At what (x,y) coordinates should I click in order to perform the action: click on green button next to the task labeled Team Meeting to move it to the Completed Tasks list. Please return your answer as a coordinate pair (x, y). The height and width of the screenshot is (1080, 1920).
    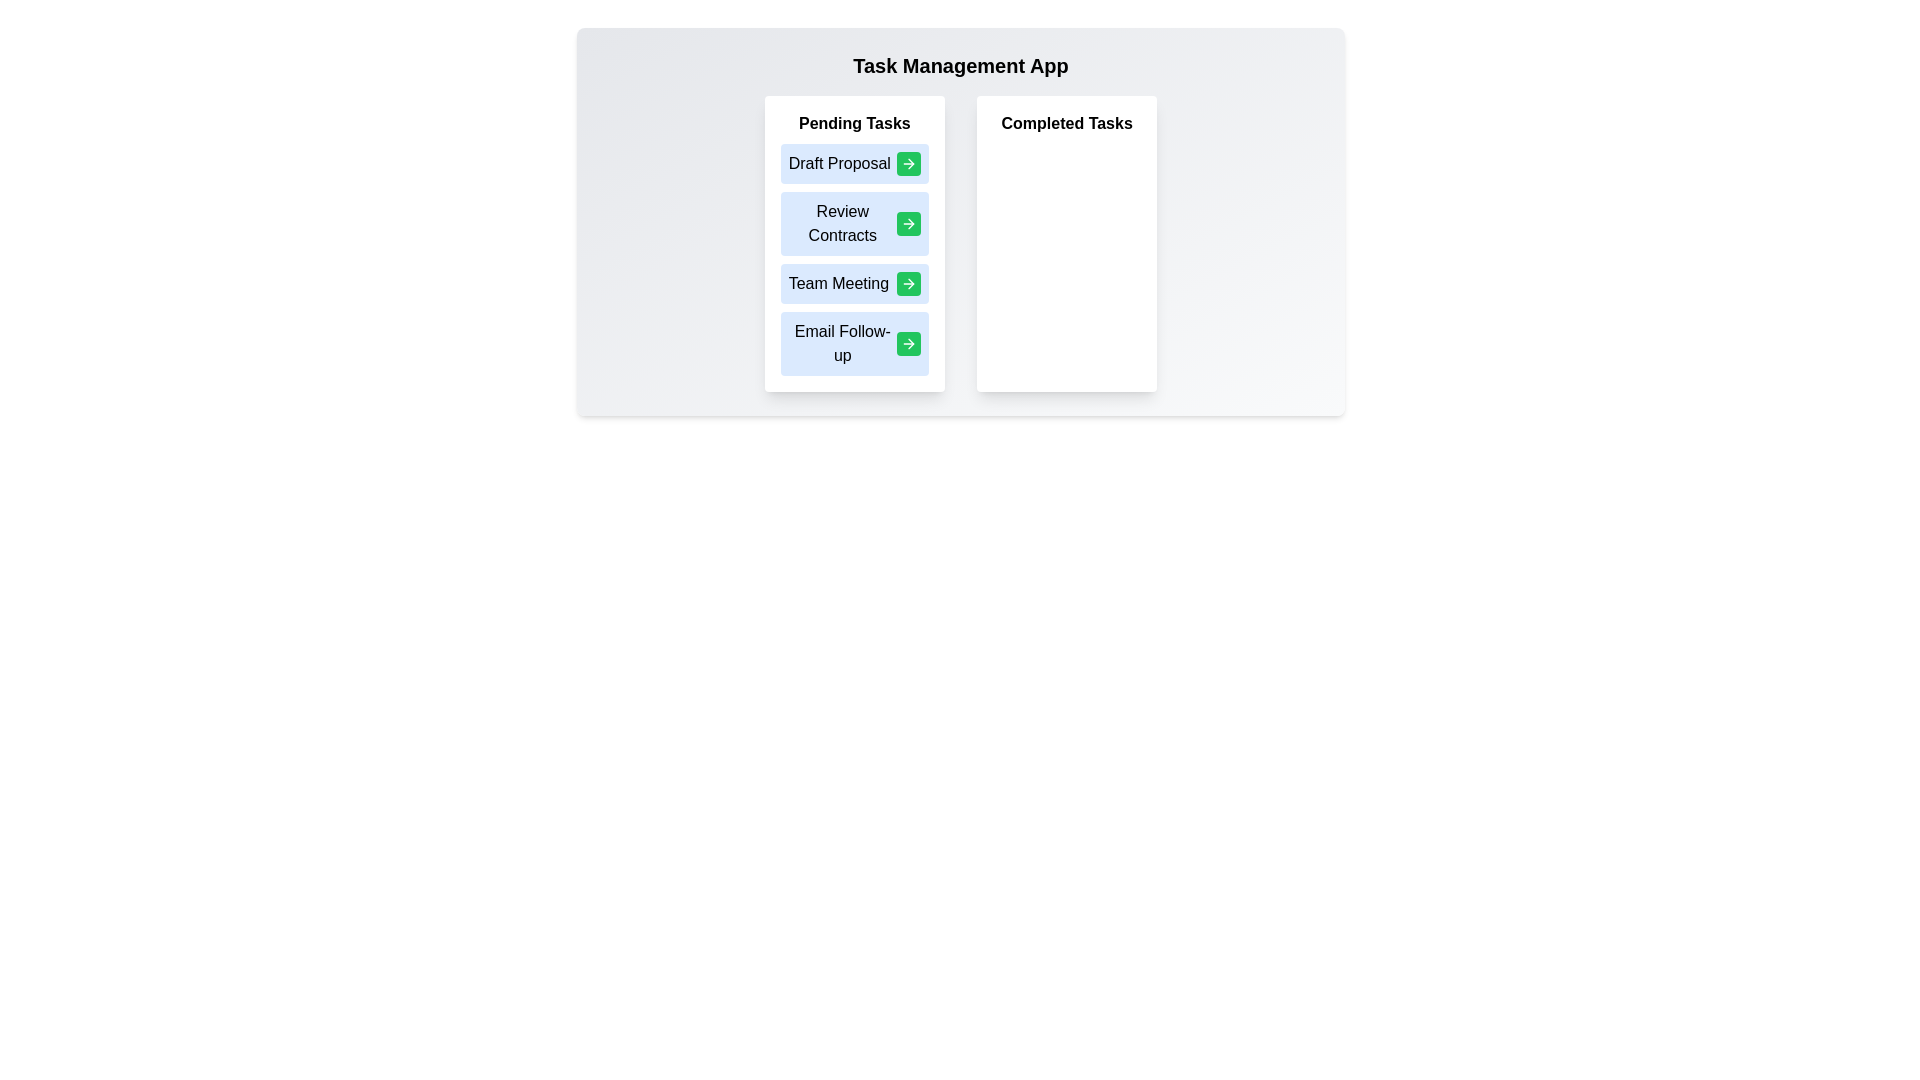
    Looking at the image, I should click on (907, 284).